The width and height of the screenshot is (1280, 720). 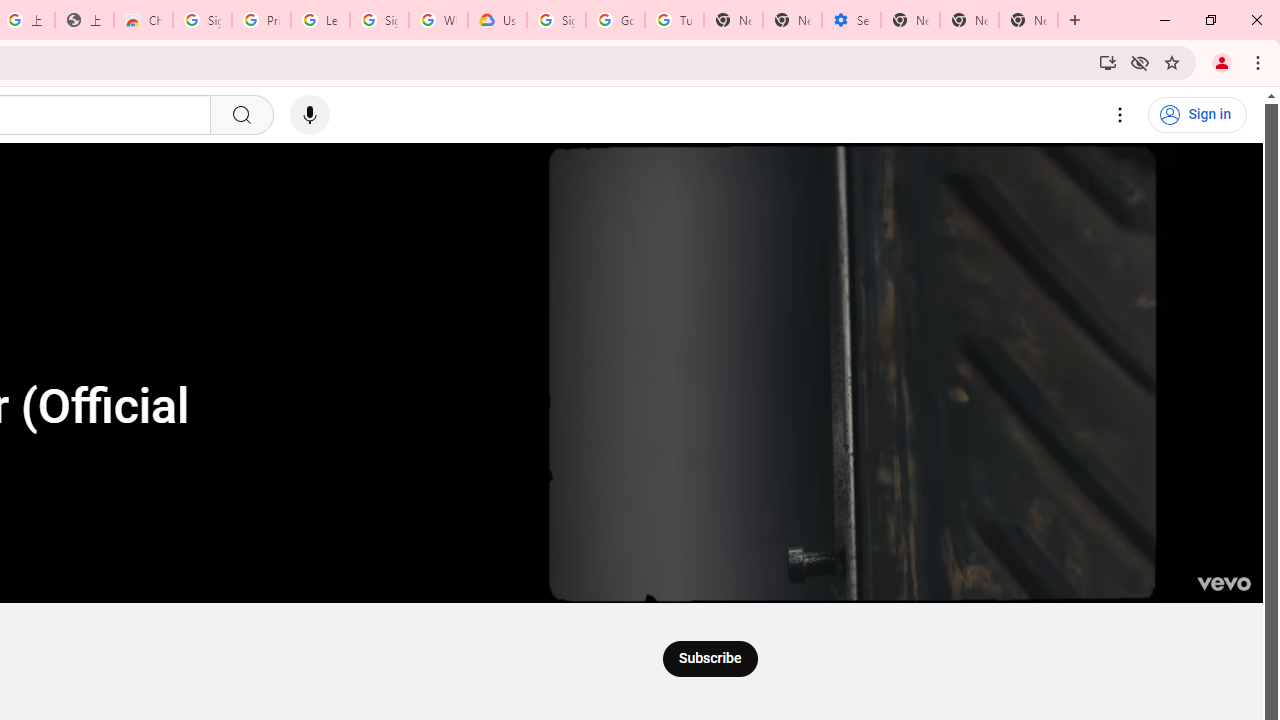 What do you see at coordinates (674, 20) in the screenshot?
I see `'Turn cookies on or off - Computer - Google Account Help'` at bounding box center [674, 20].